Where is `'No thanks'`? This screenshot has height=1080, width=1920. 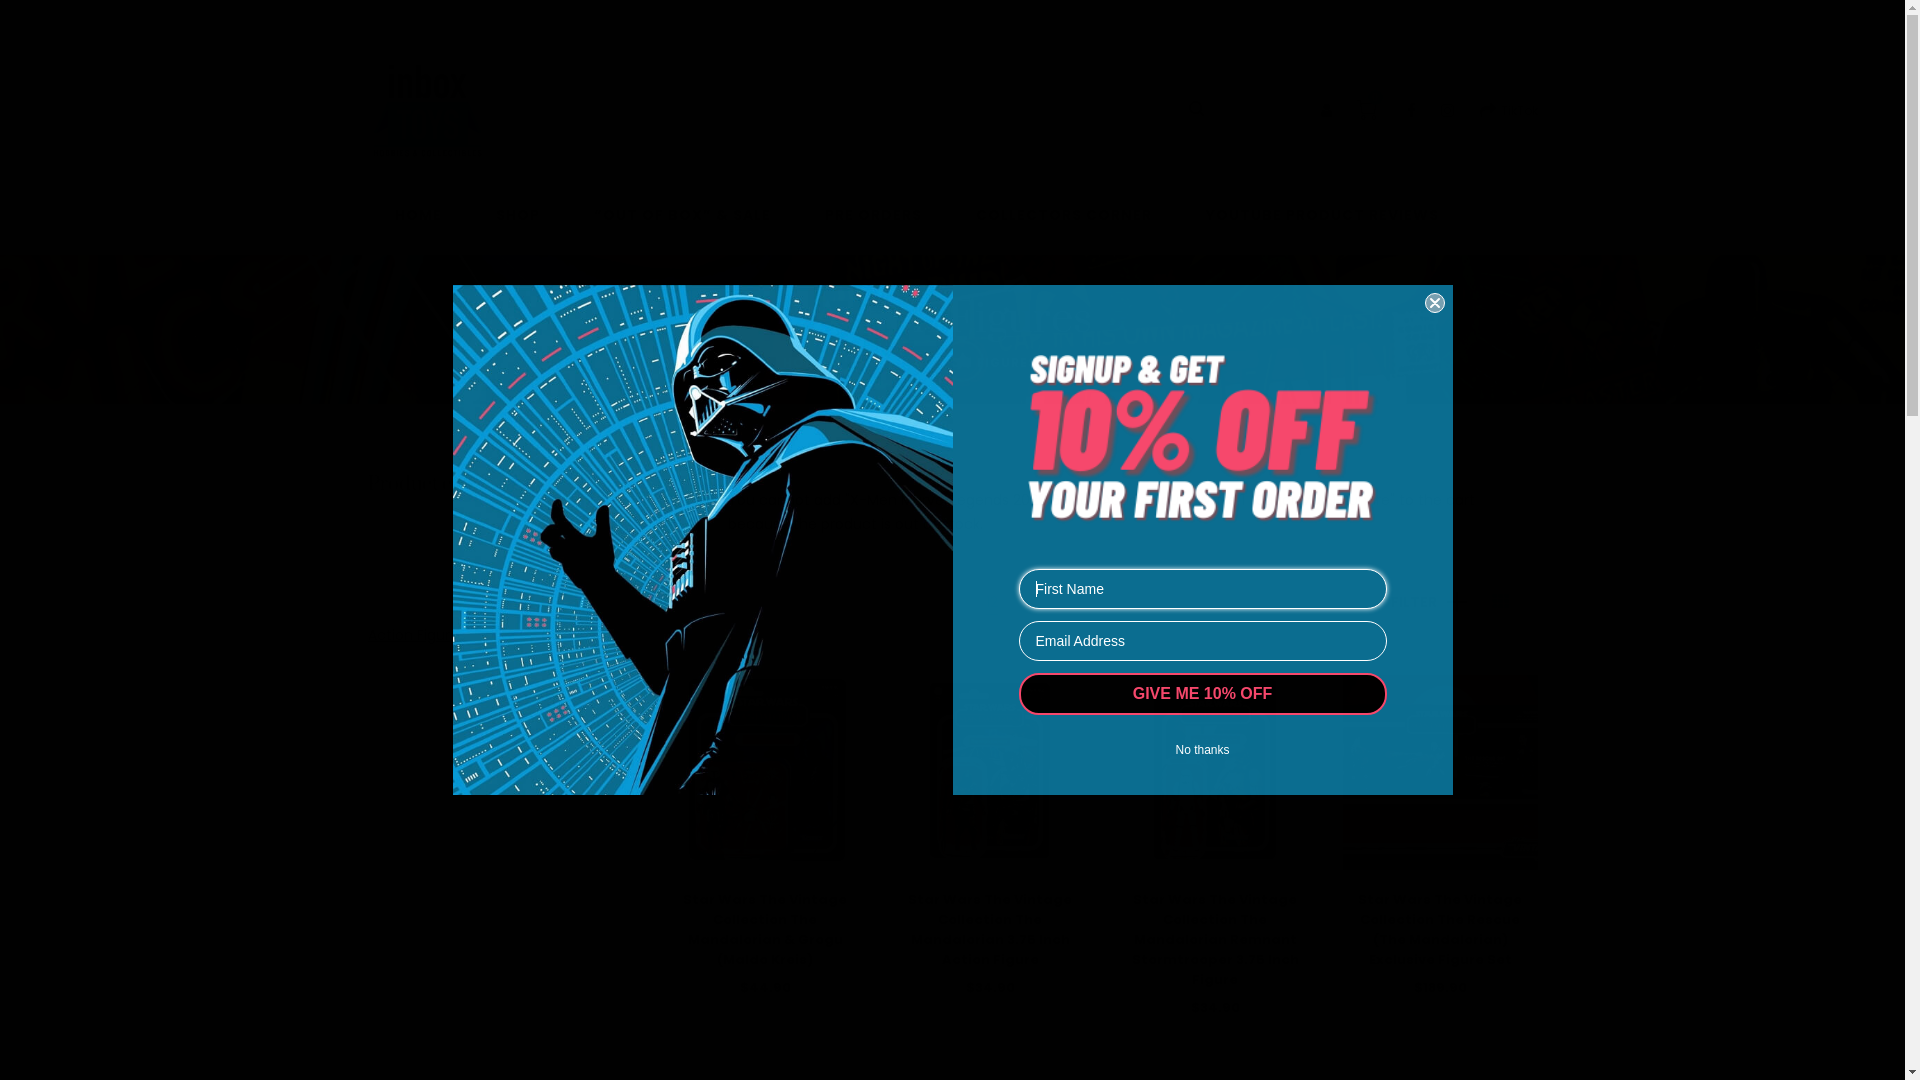 'No thanks' is located at coordinates (1200, 749).